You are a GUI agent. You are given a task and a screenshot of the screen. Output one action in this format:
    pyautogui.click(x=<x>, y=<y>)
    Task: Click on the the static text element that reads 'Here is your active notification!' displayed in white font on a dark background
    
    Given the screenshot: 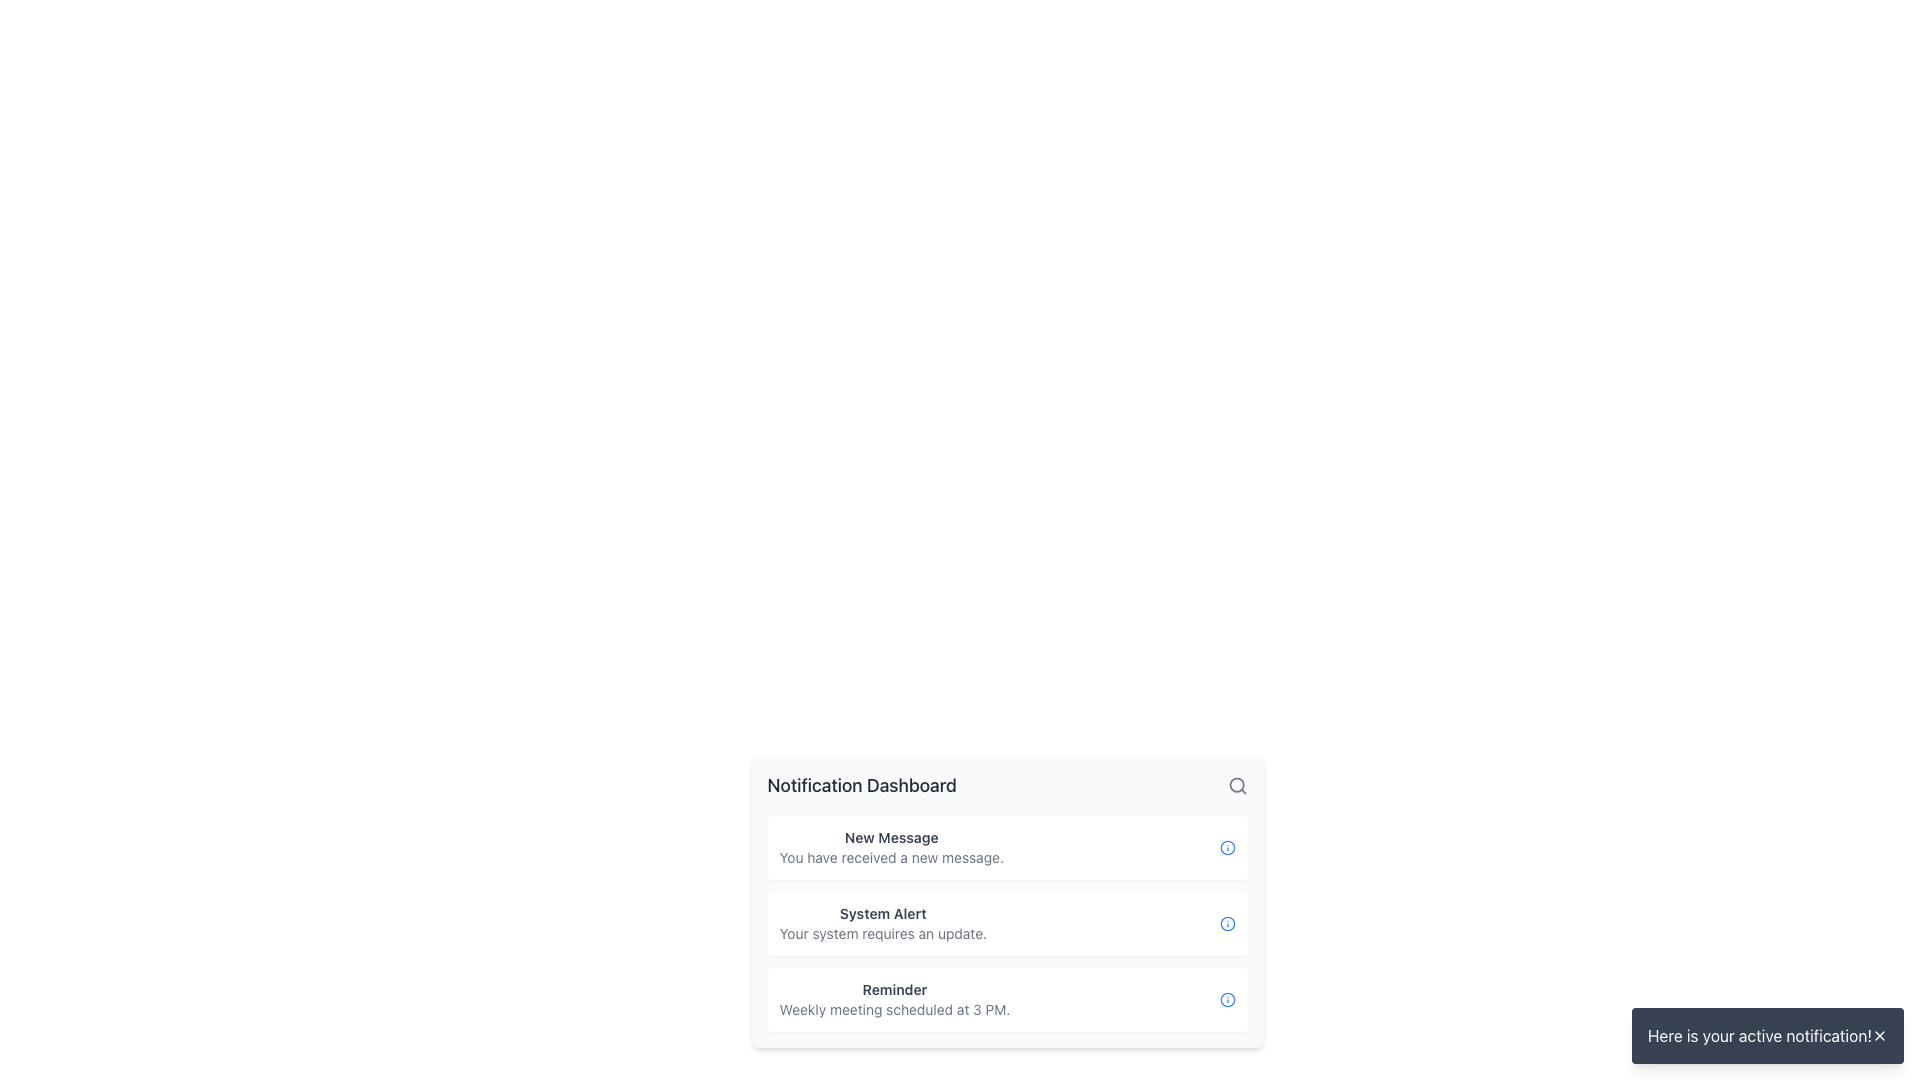 What is the action you would take?
    pyautogui.click(x=1758, y=1035)
    